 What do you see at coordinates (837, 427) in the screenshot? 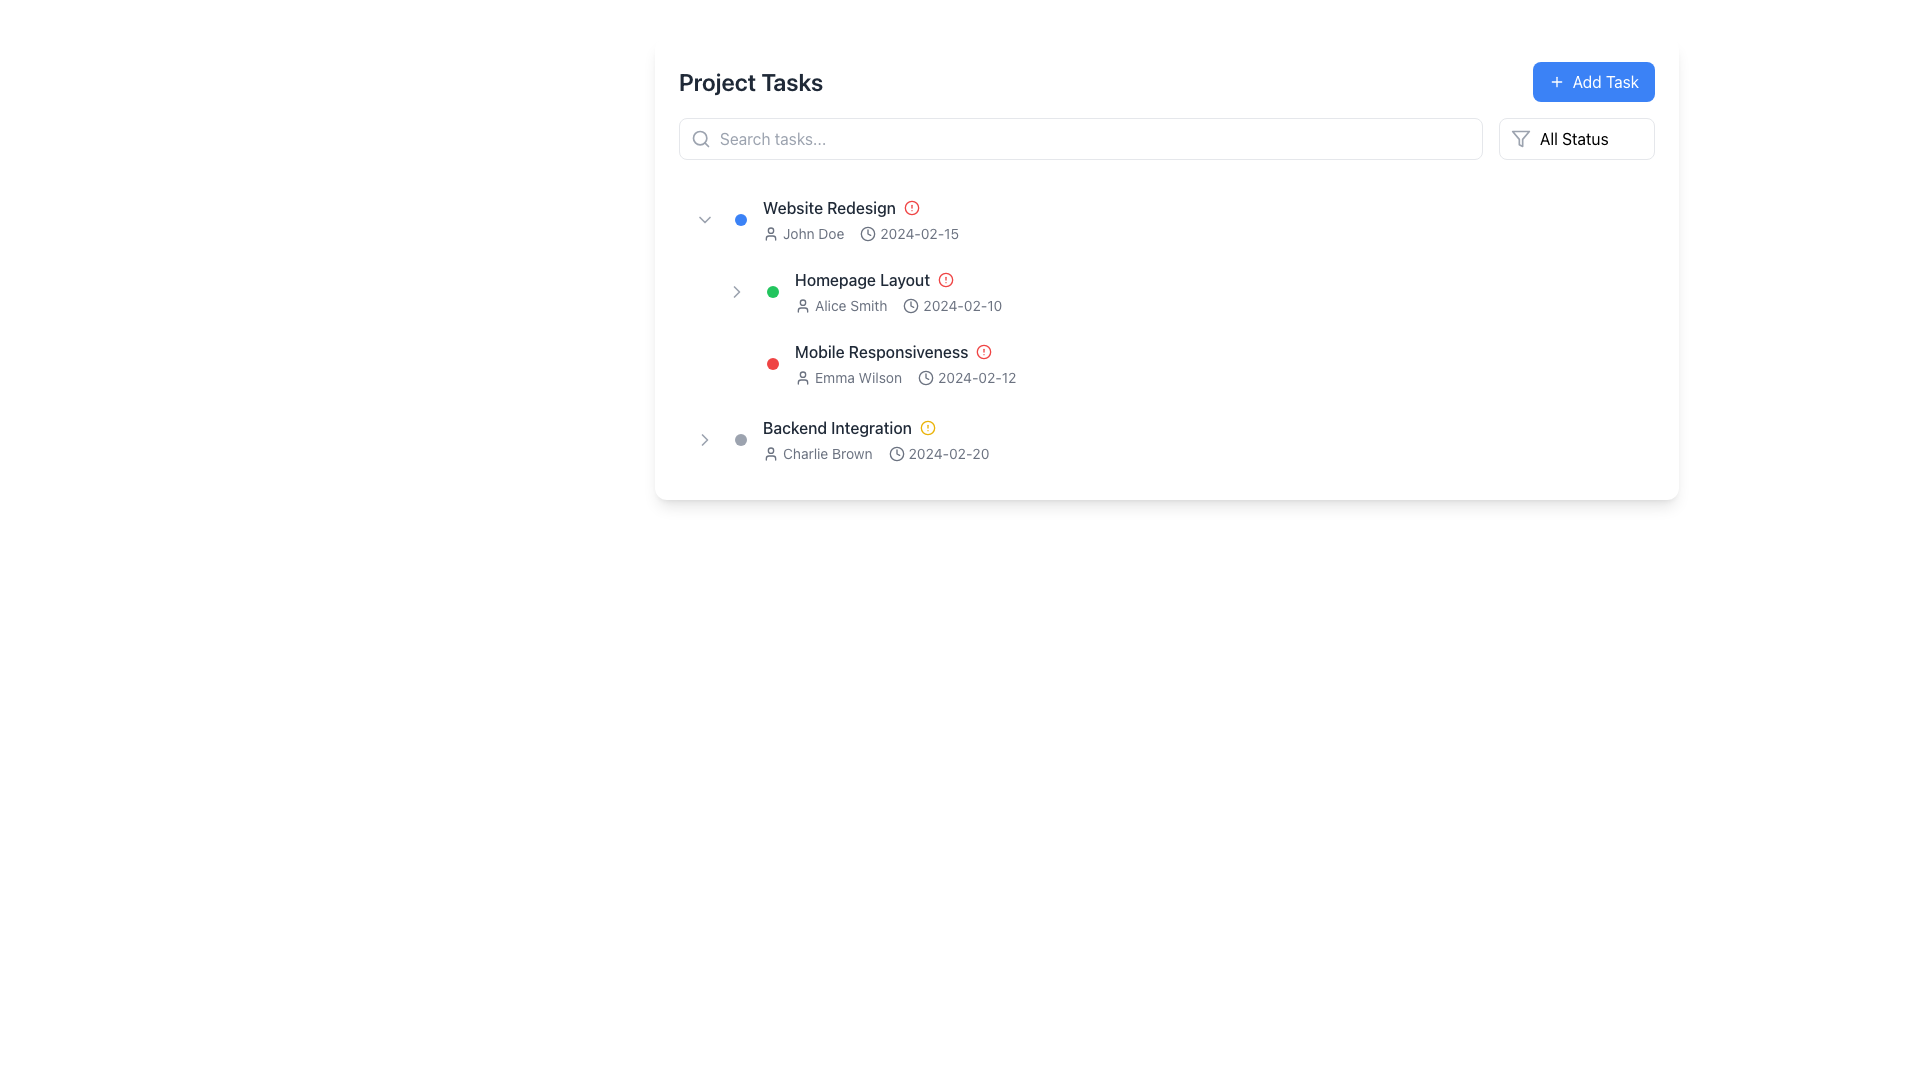
I see `the Text Label displaying the title of a specific task in the project management interface, located on the right side of the row containing task-related details` at bounding box center [837, 427].